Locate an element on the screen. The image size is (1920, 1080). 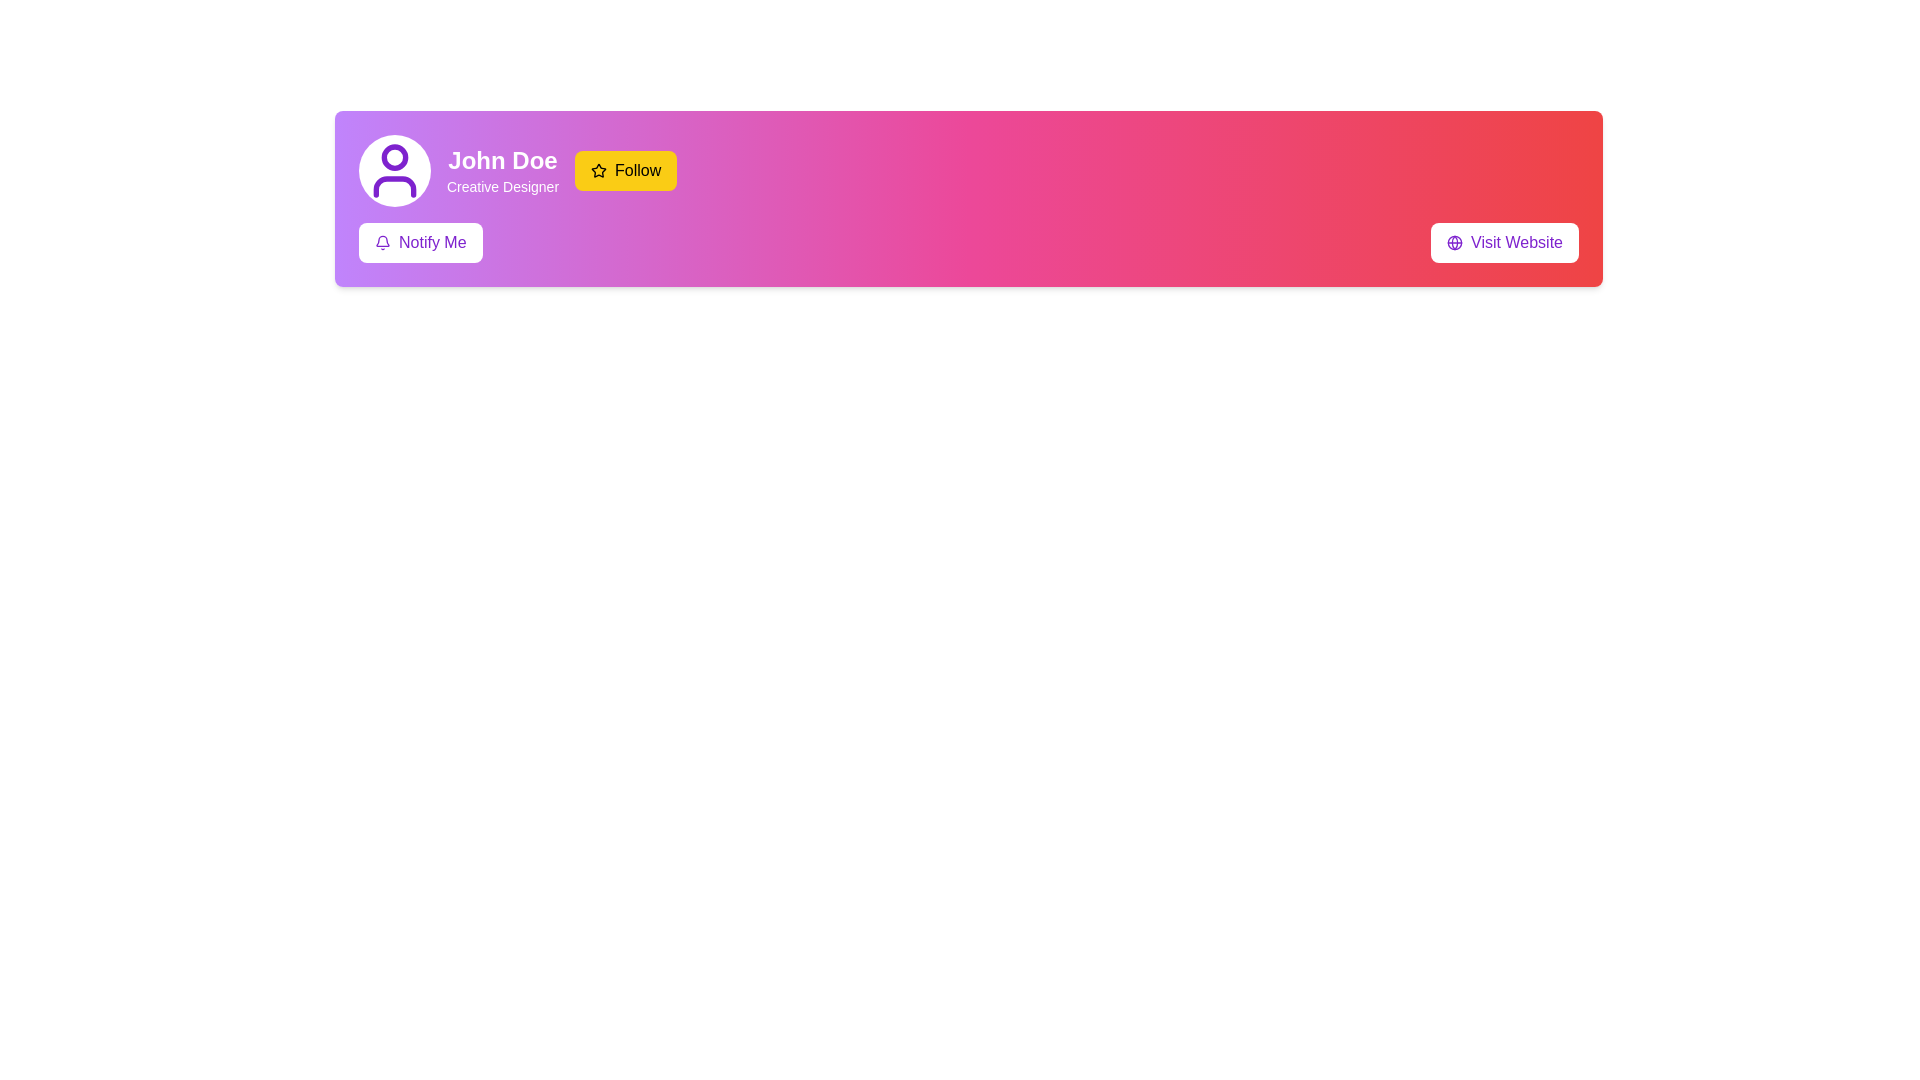
the profile display component that presents the name and role of an individual, located between a circular user icon and a yellow 'Follow' button is located at coordinates (503, 169).